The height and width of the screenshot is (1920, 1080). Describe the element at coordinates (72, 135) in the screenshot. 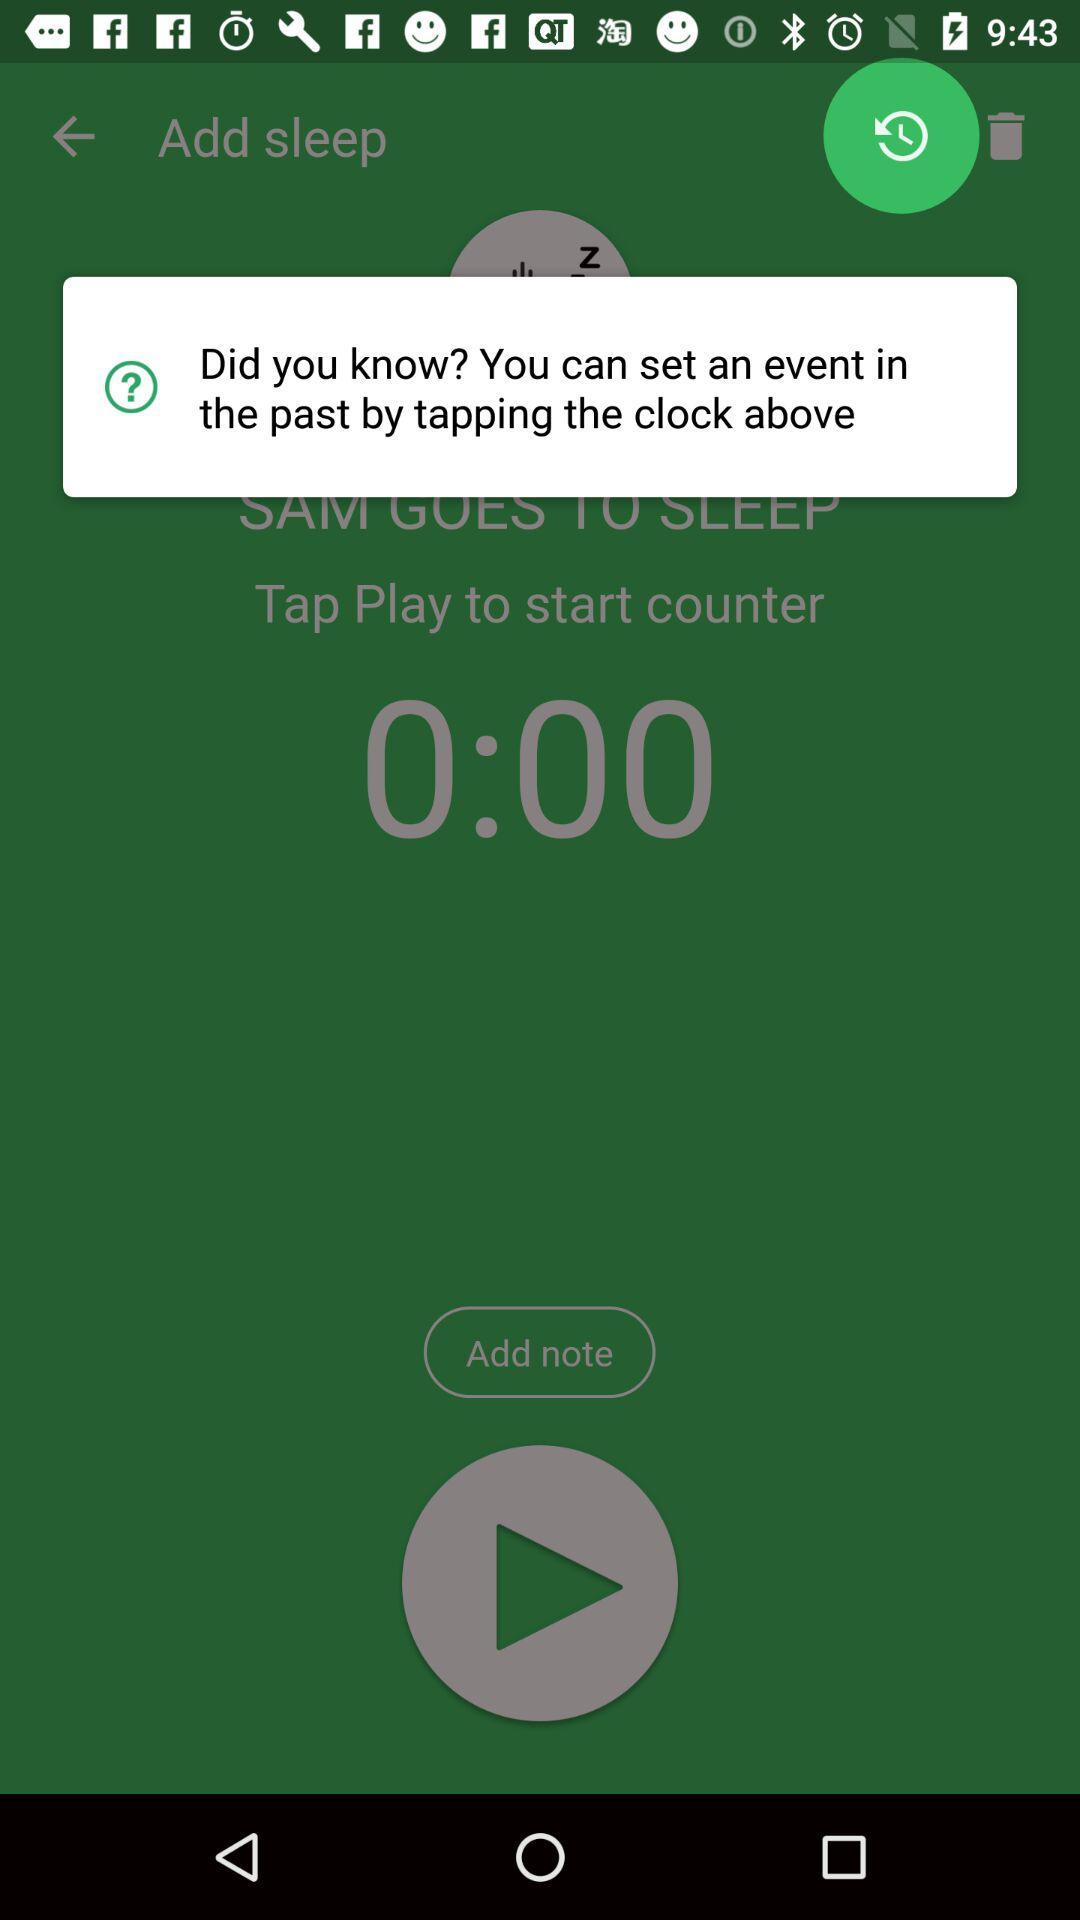

I see `item next to the add sleep` at that location.